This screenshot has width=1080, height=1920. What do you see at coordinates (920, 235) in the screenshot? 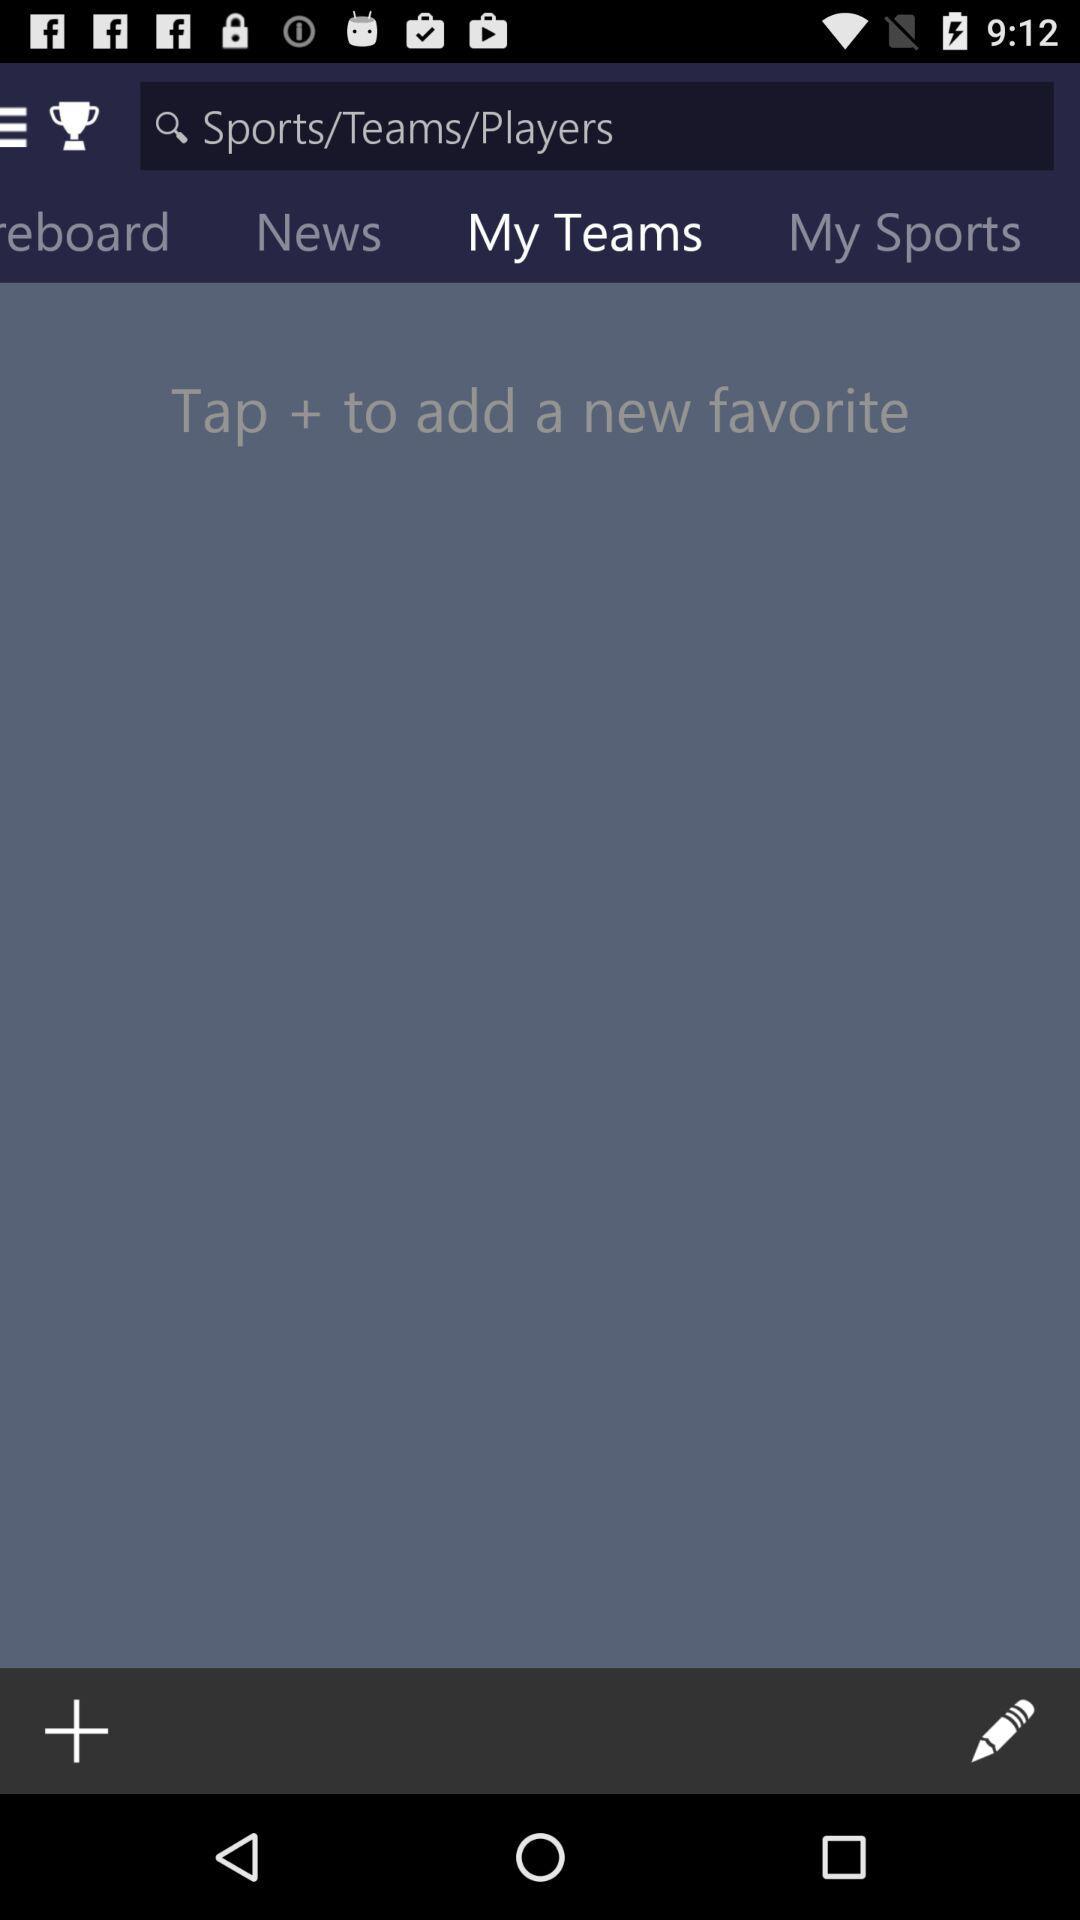
I see `icon above the tap to add icon` at bounding box center [920, 235].